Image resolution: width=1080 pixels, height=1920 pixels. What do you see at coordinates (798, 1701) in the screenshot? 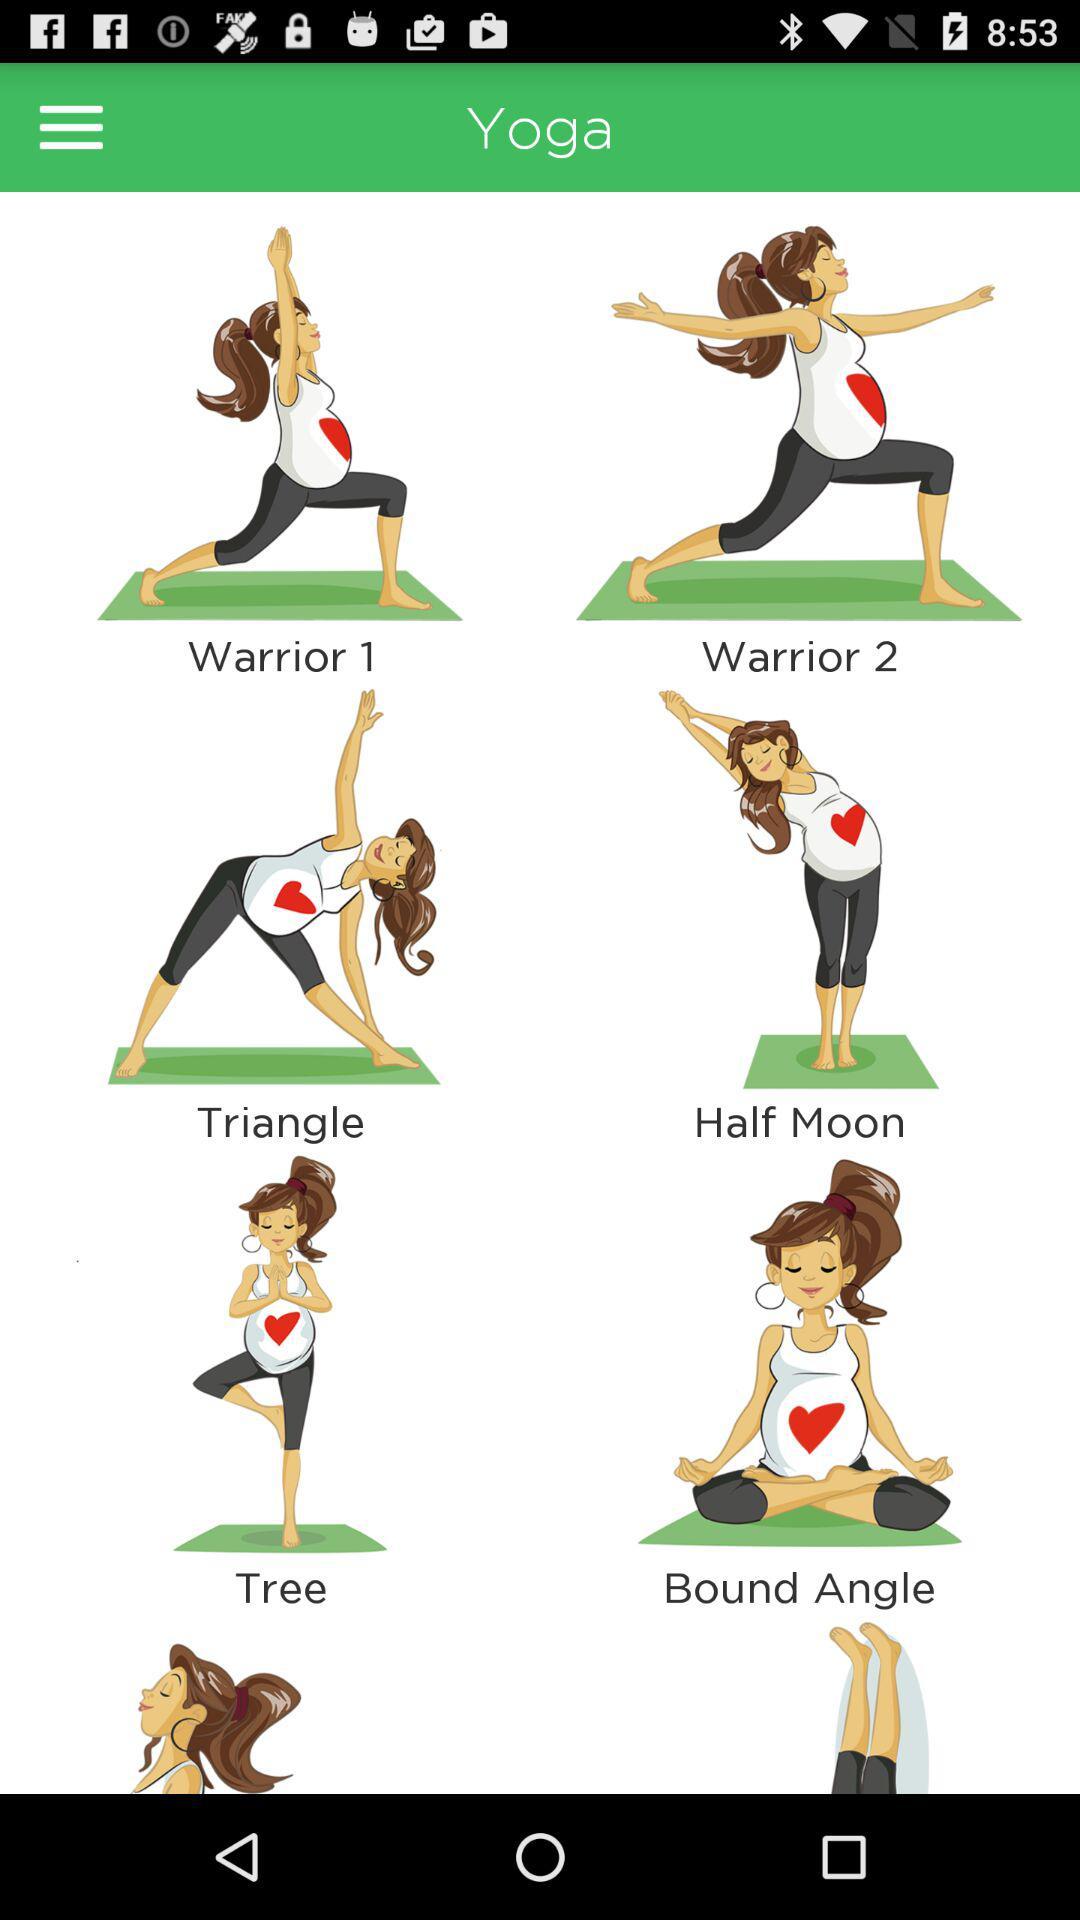
I see `app to the right of the tree` at bounding box center [798, 1701].